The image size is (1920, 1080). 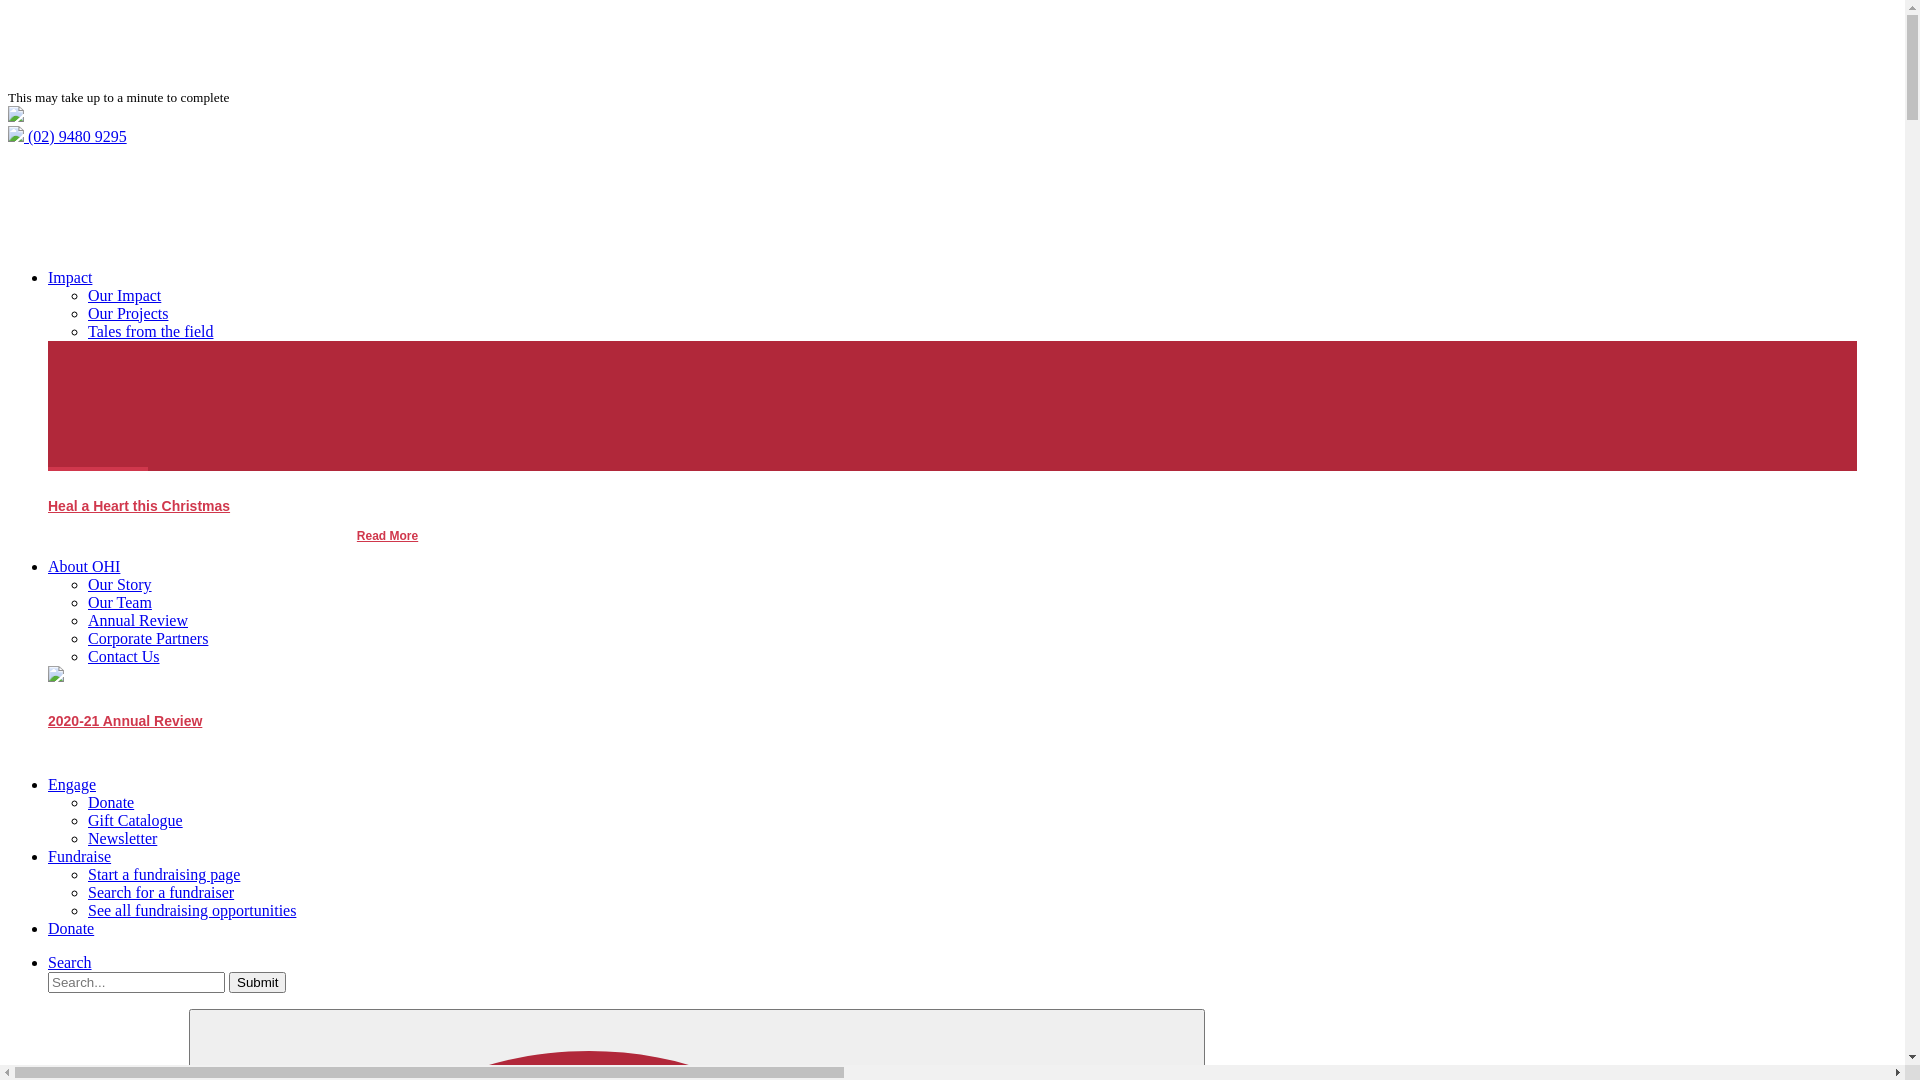 I want to click on 'Open Heart International Homepage', so click(x=8, y=116).